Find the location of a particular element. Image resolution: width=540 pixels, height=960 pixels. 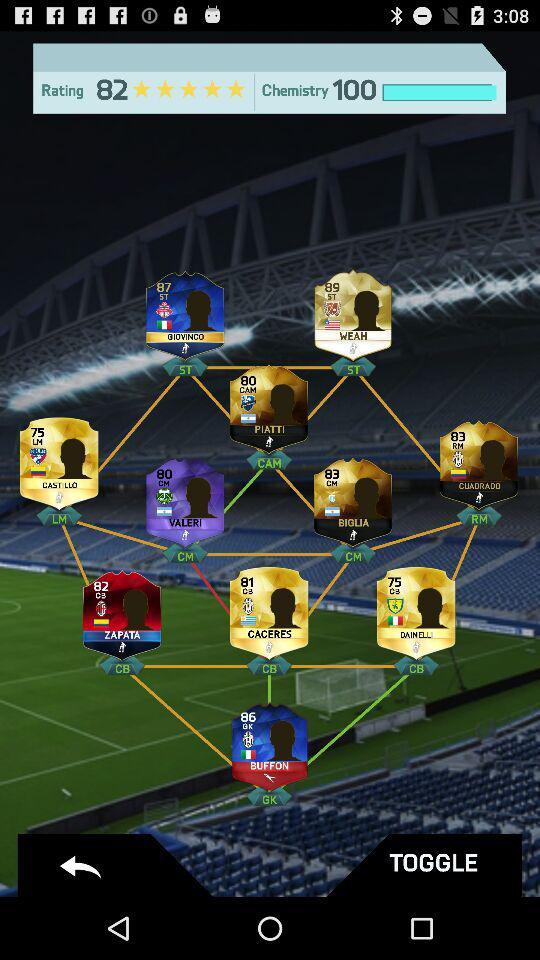

choose defender is located at coordinates (415, 608).